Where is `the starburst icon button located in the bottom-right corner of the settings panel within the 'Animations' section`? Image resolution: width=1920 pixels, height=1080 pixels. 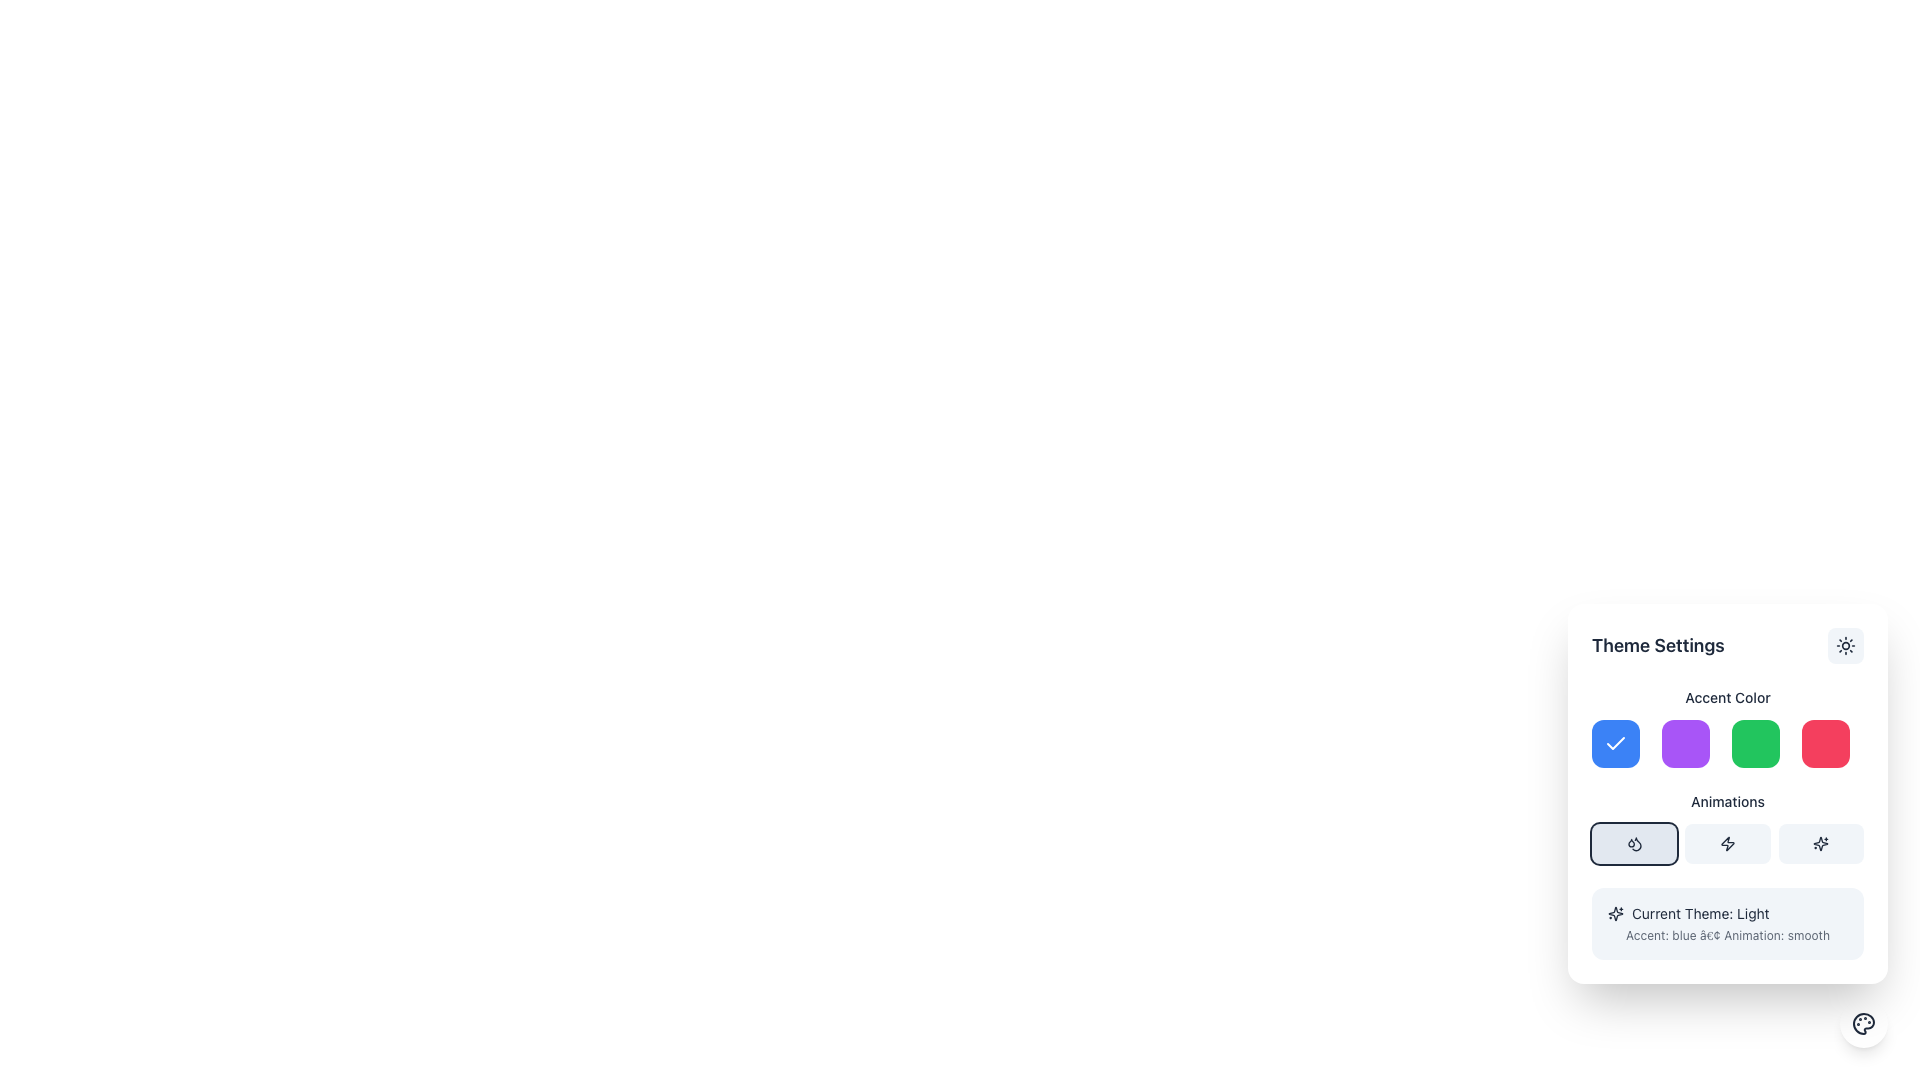
the starburst icon button located in the bottom-right corner of the settings panel within the 'Animations' section is located at coordinates (1821, 844).